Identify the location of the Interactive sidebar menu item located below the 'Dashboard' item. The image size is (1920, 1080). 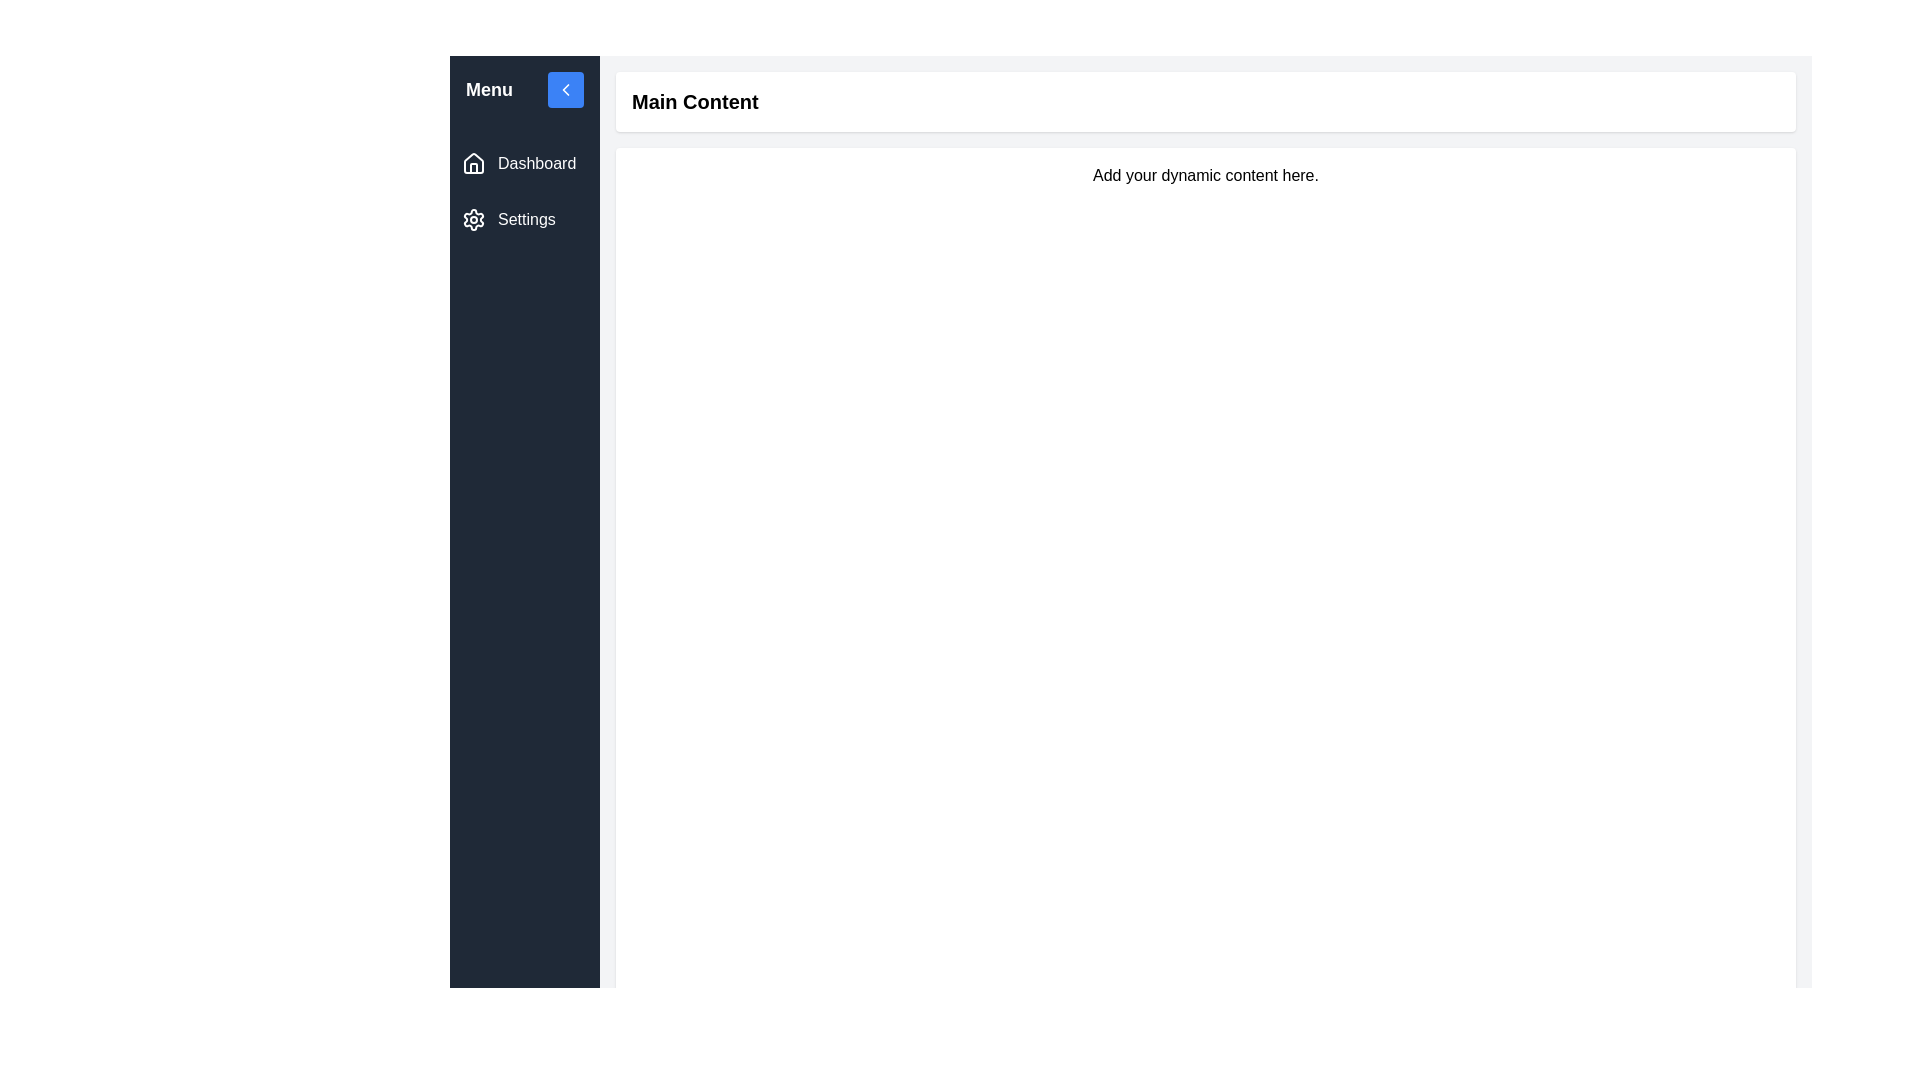
(524, 219).